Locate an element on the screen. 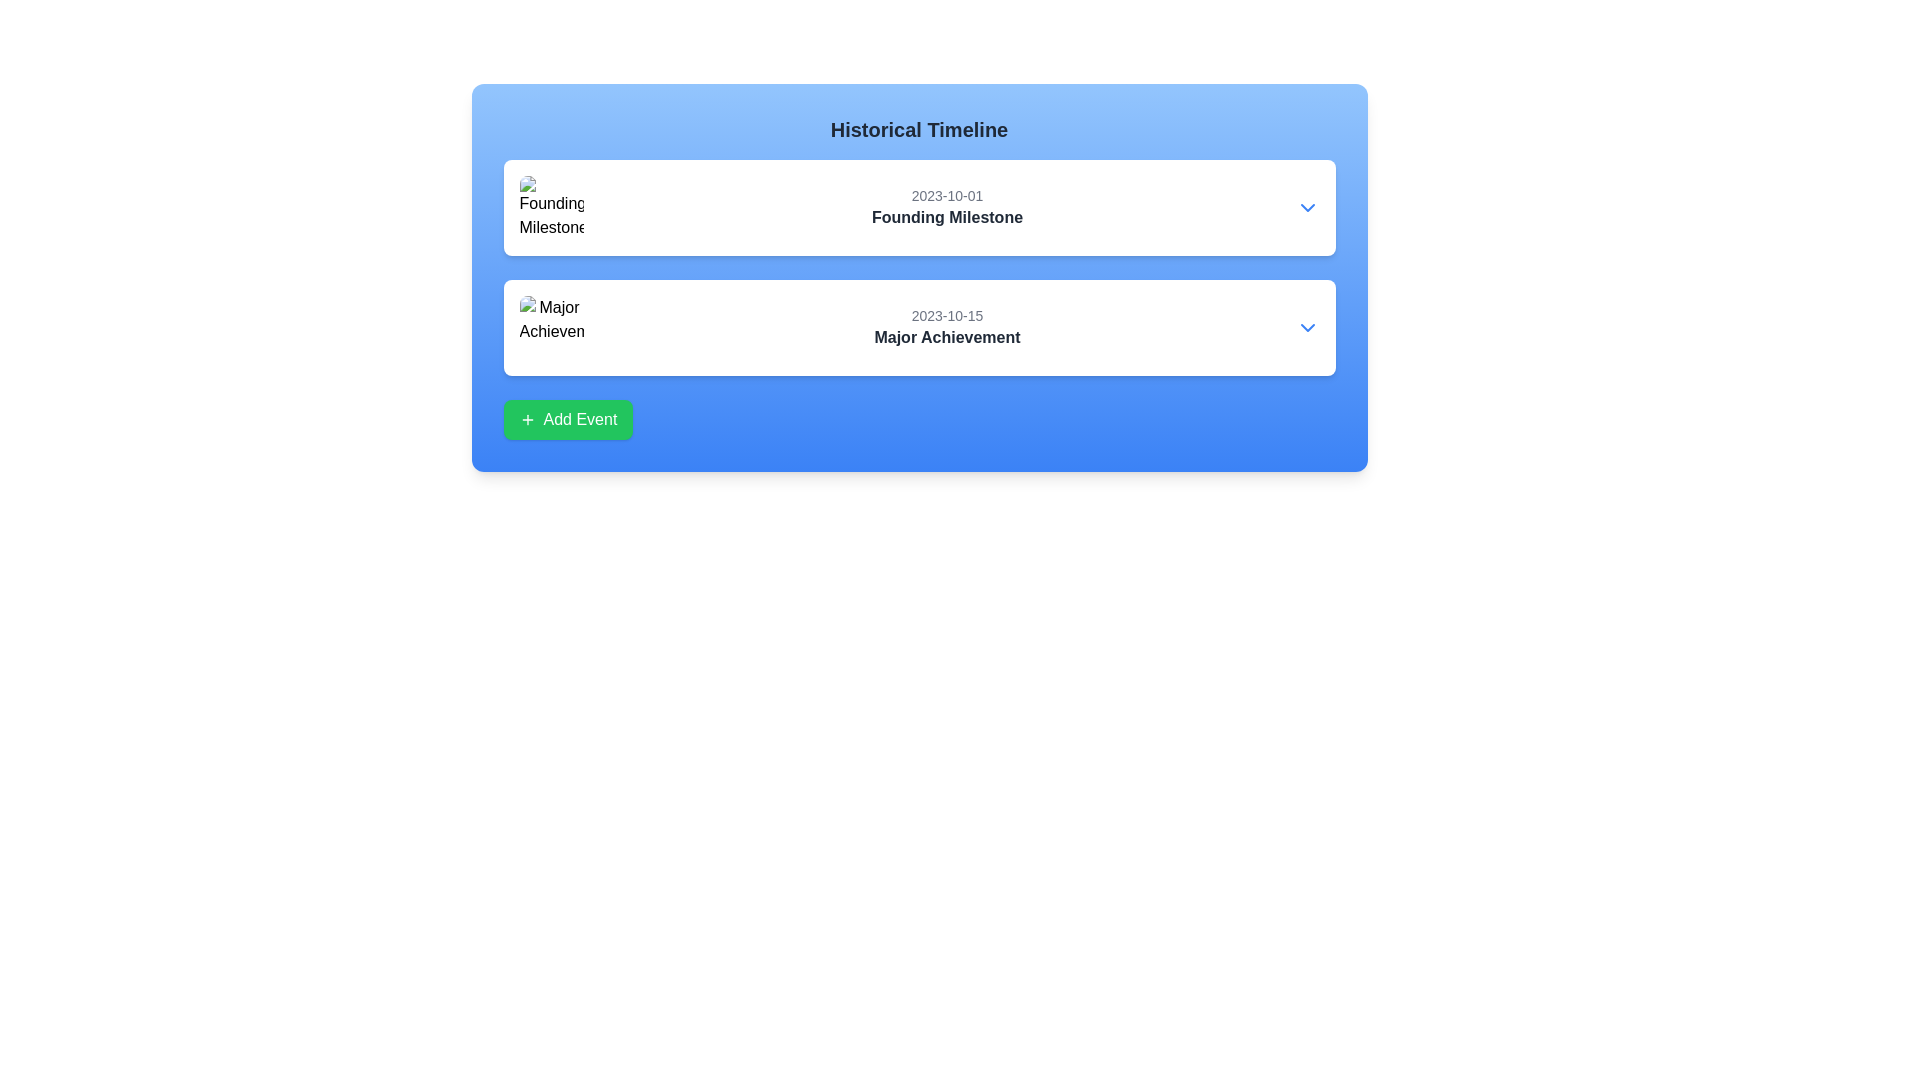 The image size is (1920, 1080). the visual indicator icon located to the left of the text within the green 'Add Event' button at the bottom left of the 'Historical Timeline' card is located at coordinates (527, 419).